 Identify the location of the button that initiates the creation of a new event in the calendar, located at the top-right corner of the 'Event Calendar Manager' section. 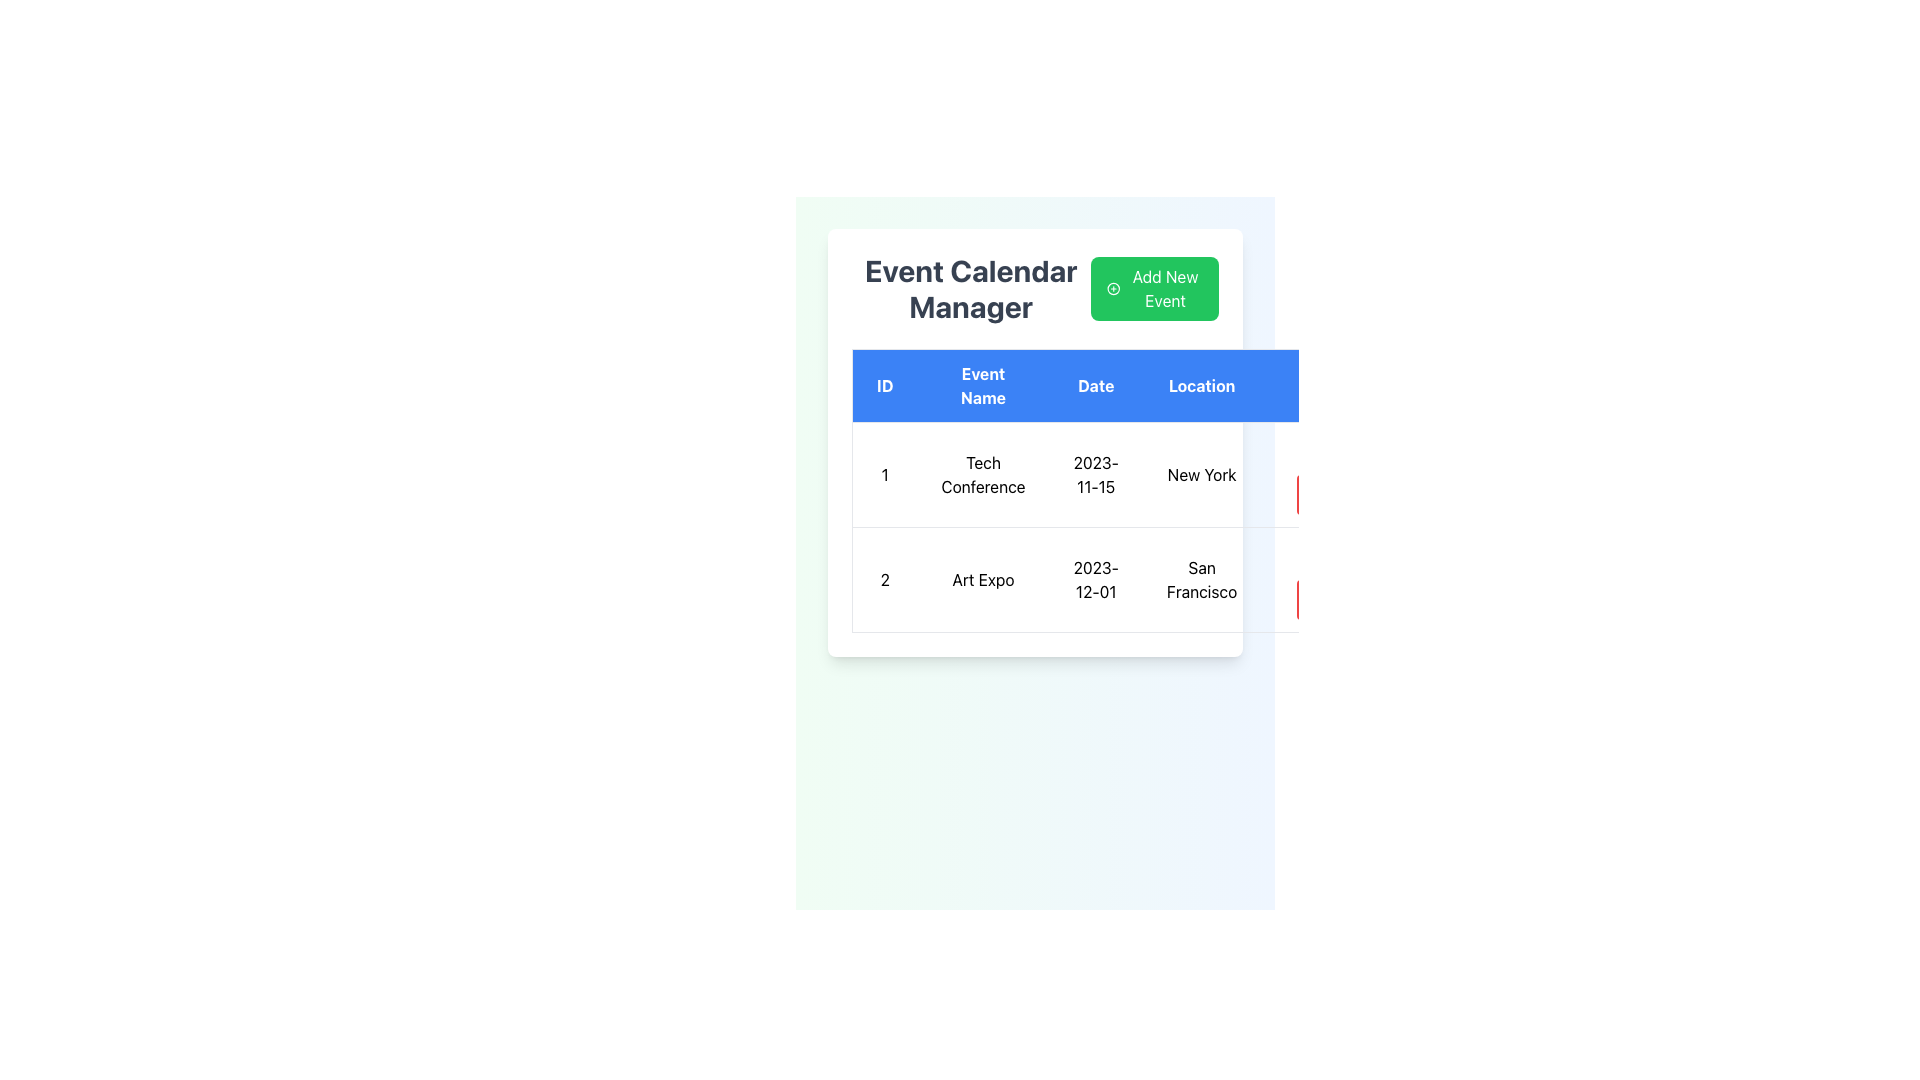
(1154, 289).